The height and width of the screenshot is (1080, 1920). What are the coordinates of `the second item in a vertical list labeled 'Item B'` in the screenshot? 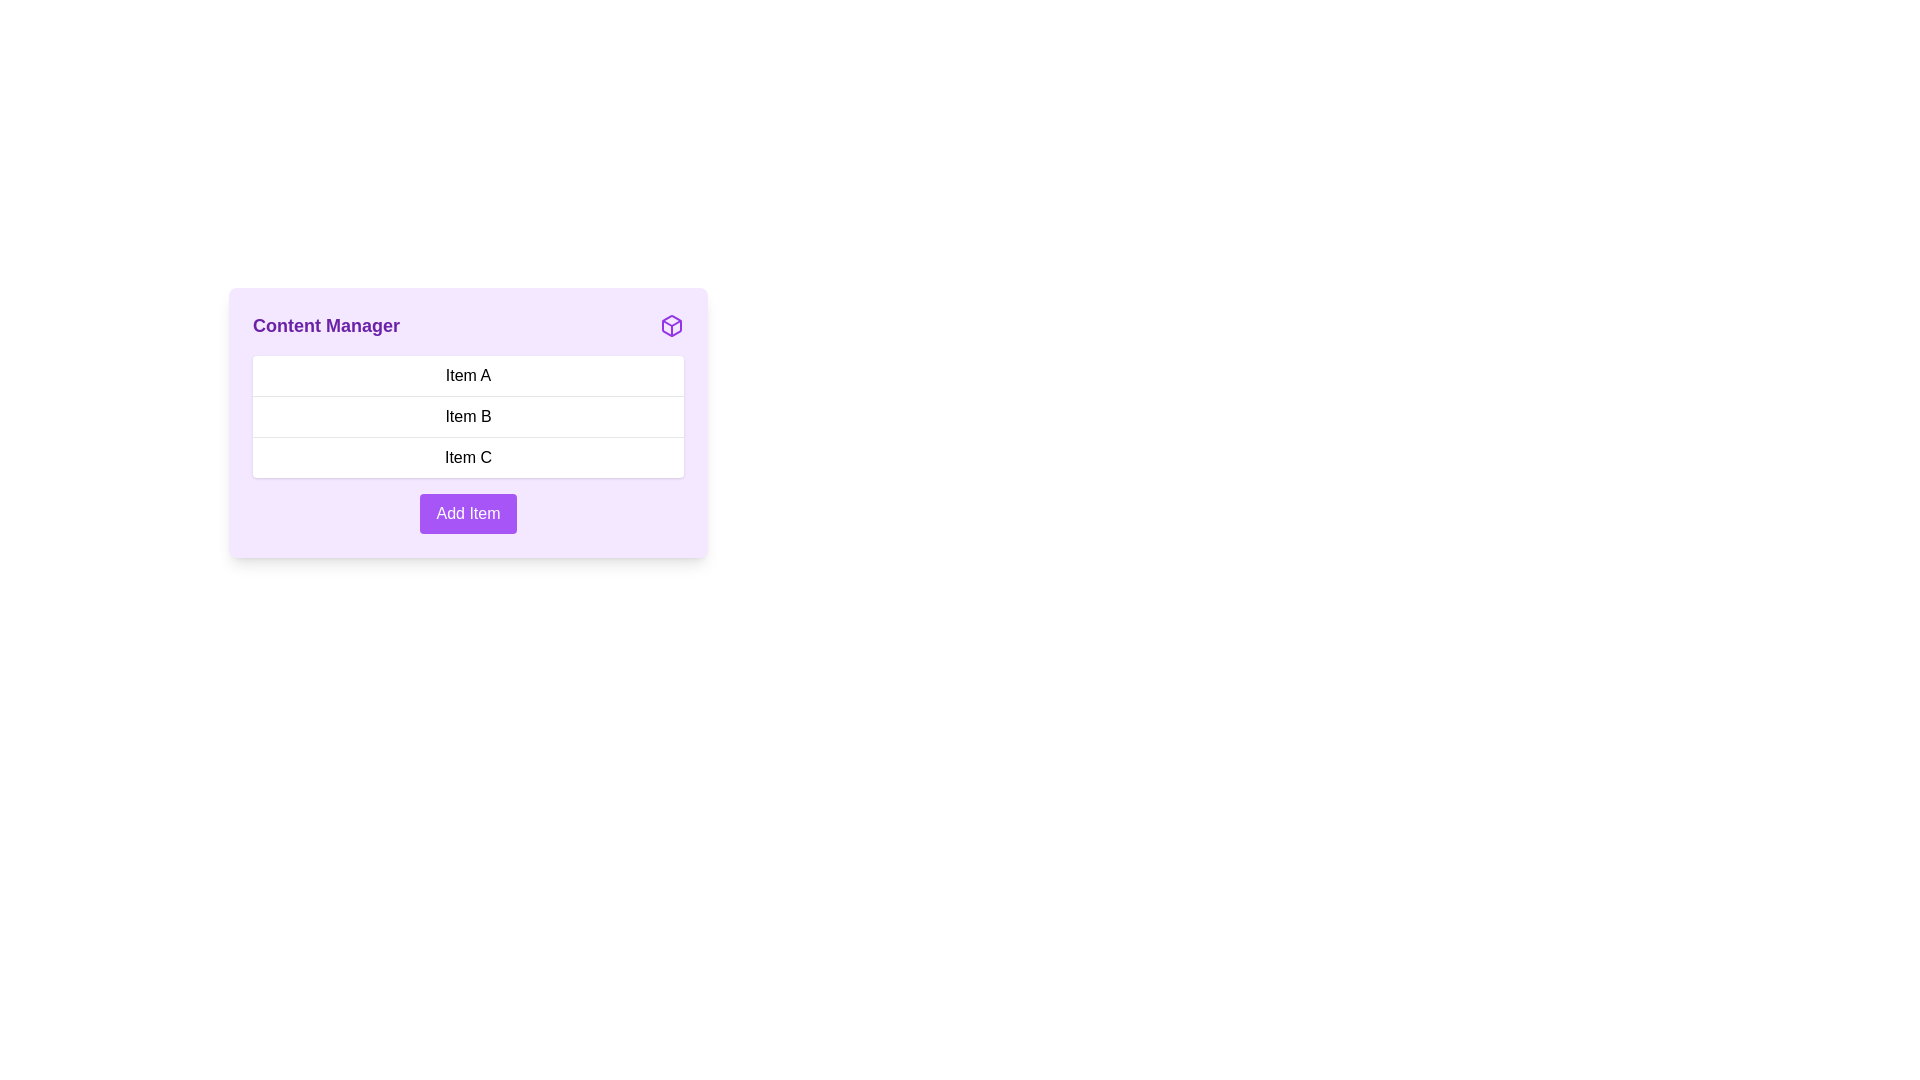 It's located at (467, 422).